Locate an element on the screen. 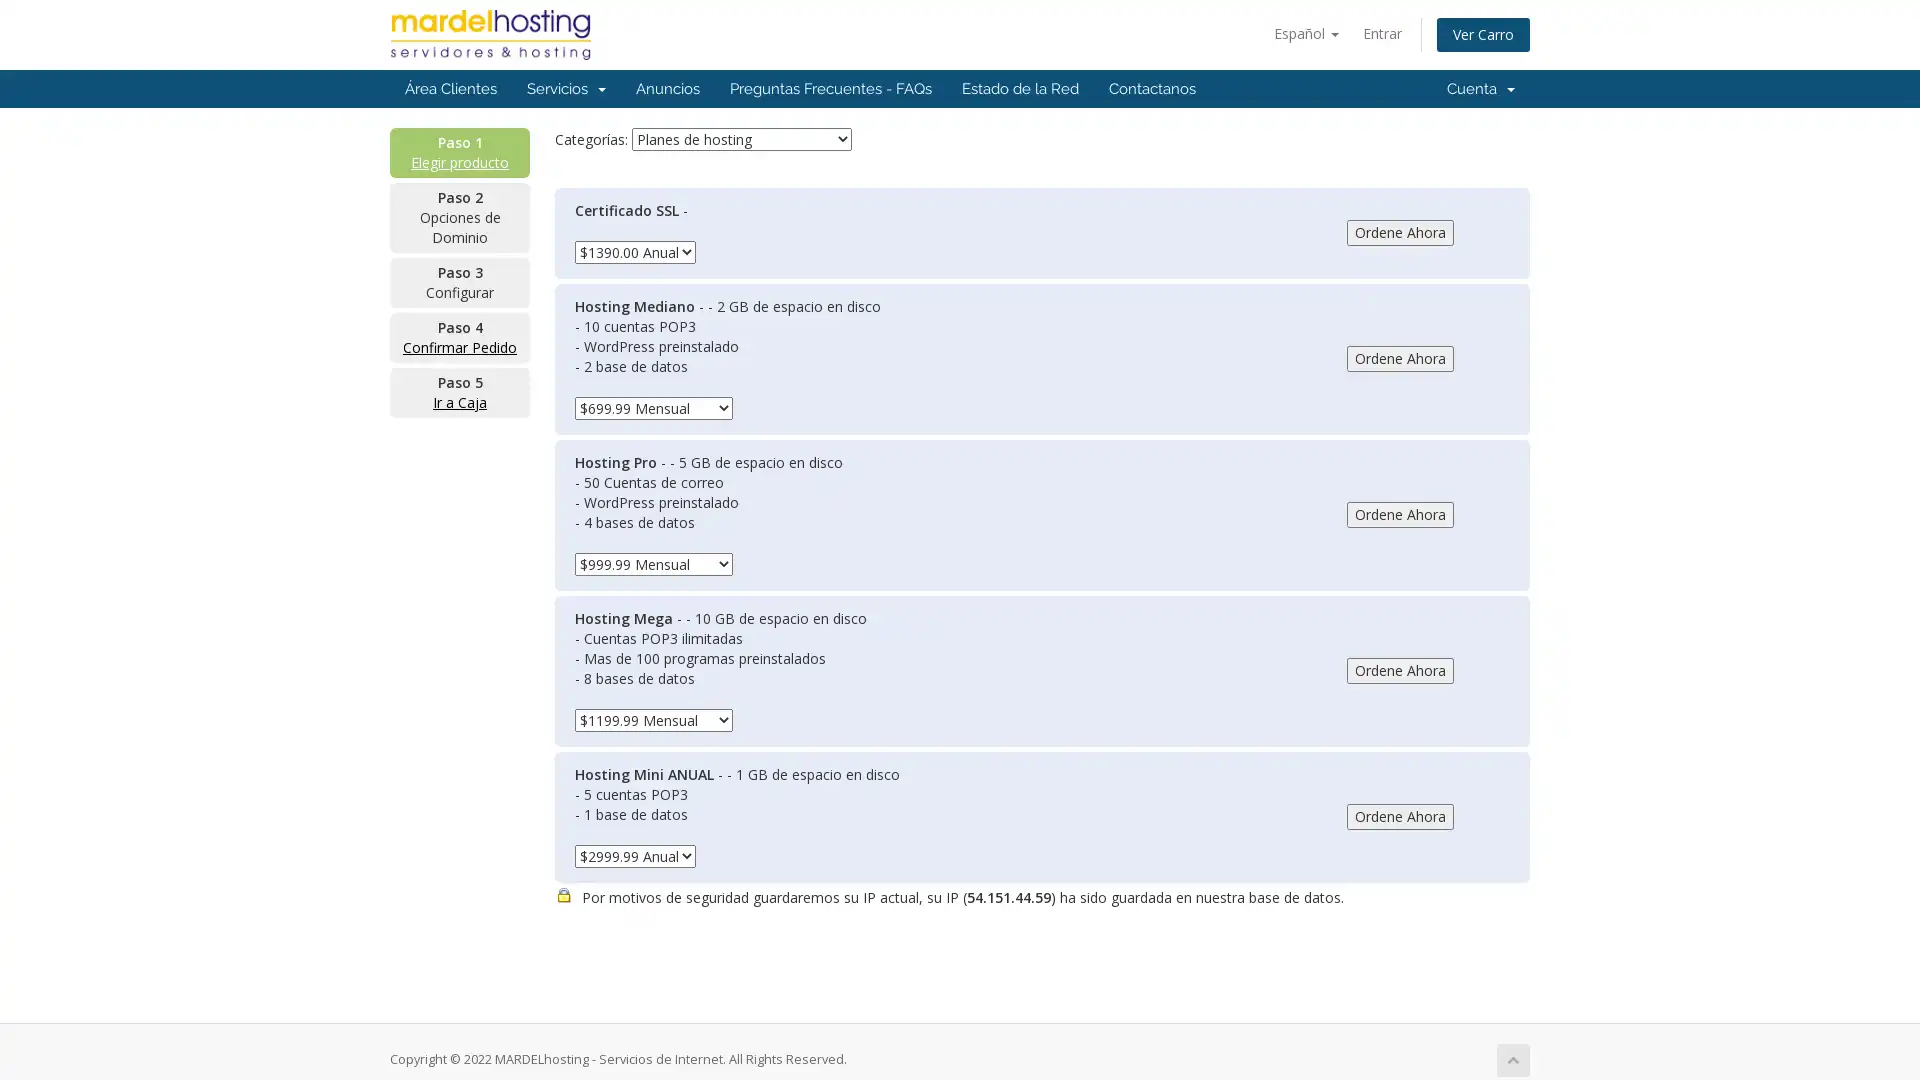 This screenshot has width=1920, height=1080. Ordene Ahora is located at coordinates (1399, 357).